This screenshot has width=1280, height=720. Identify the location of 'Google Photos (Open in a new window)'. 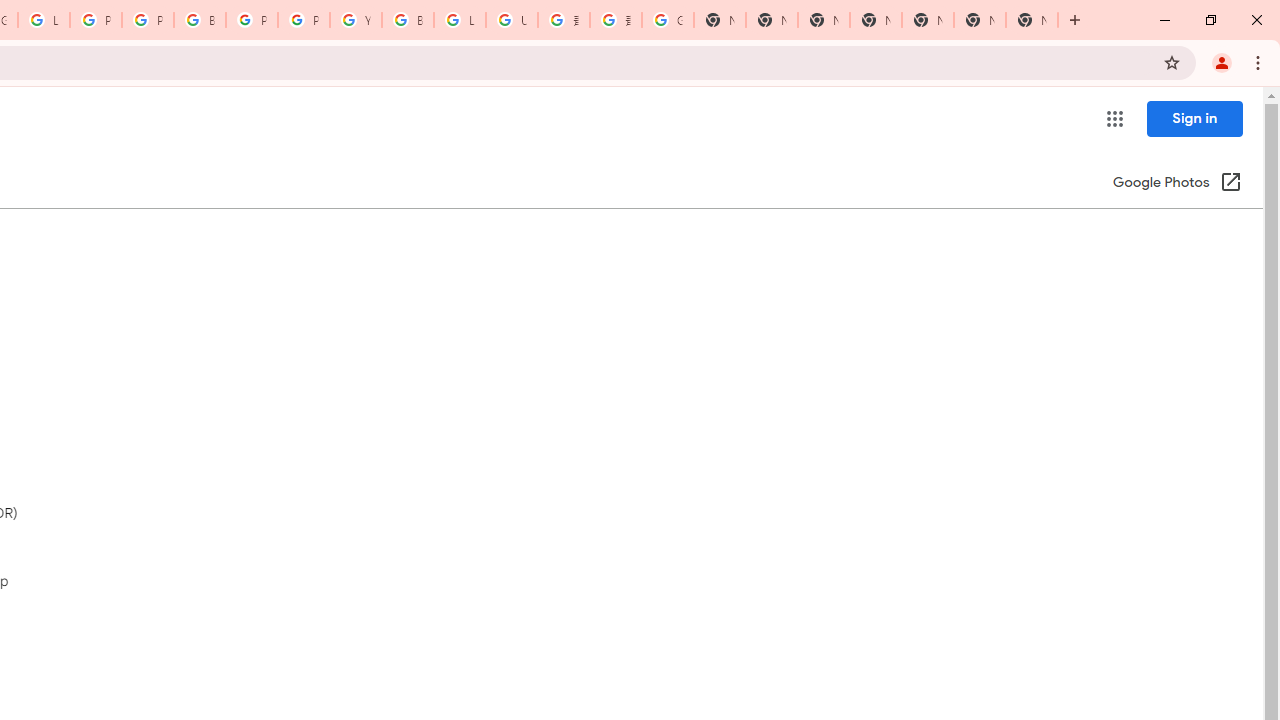
(1177, 183).